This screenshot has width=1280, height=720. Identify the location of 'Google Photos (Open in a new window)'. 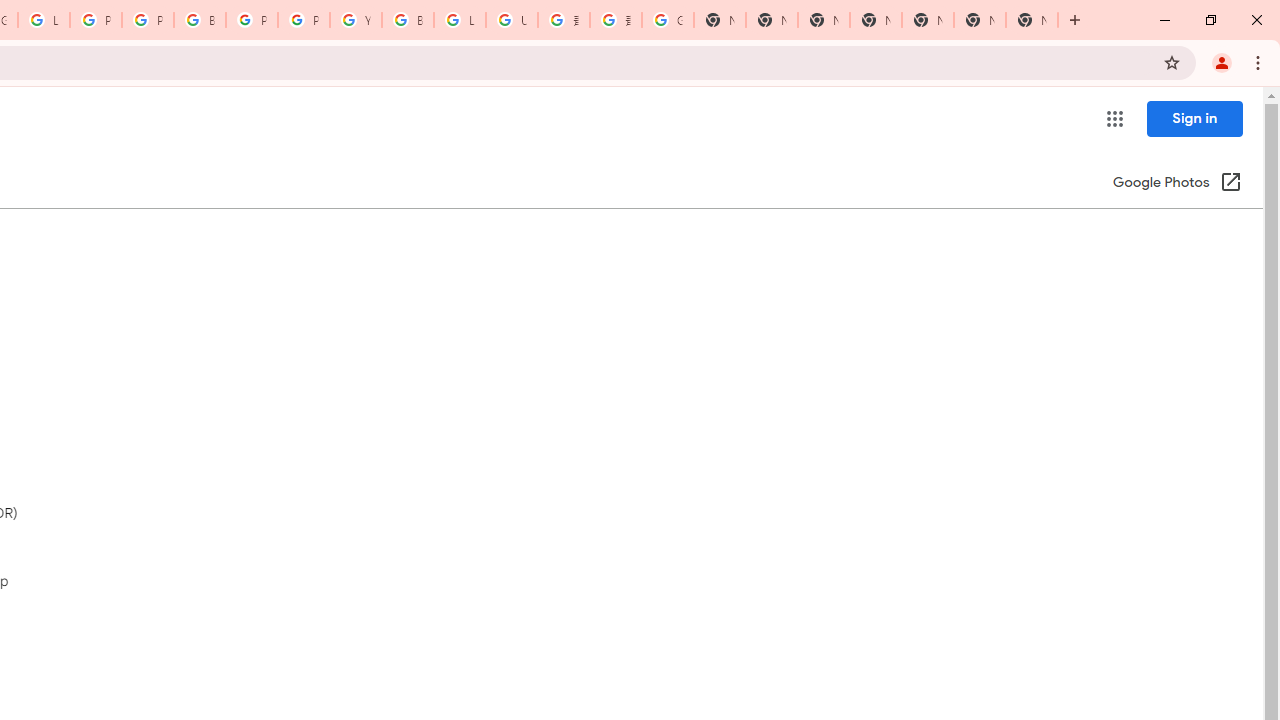
(1177, 183).